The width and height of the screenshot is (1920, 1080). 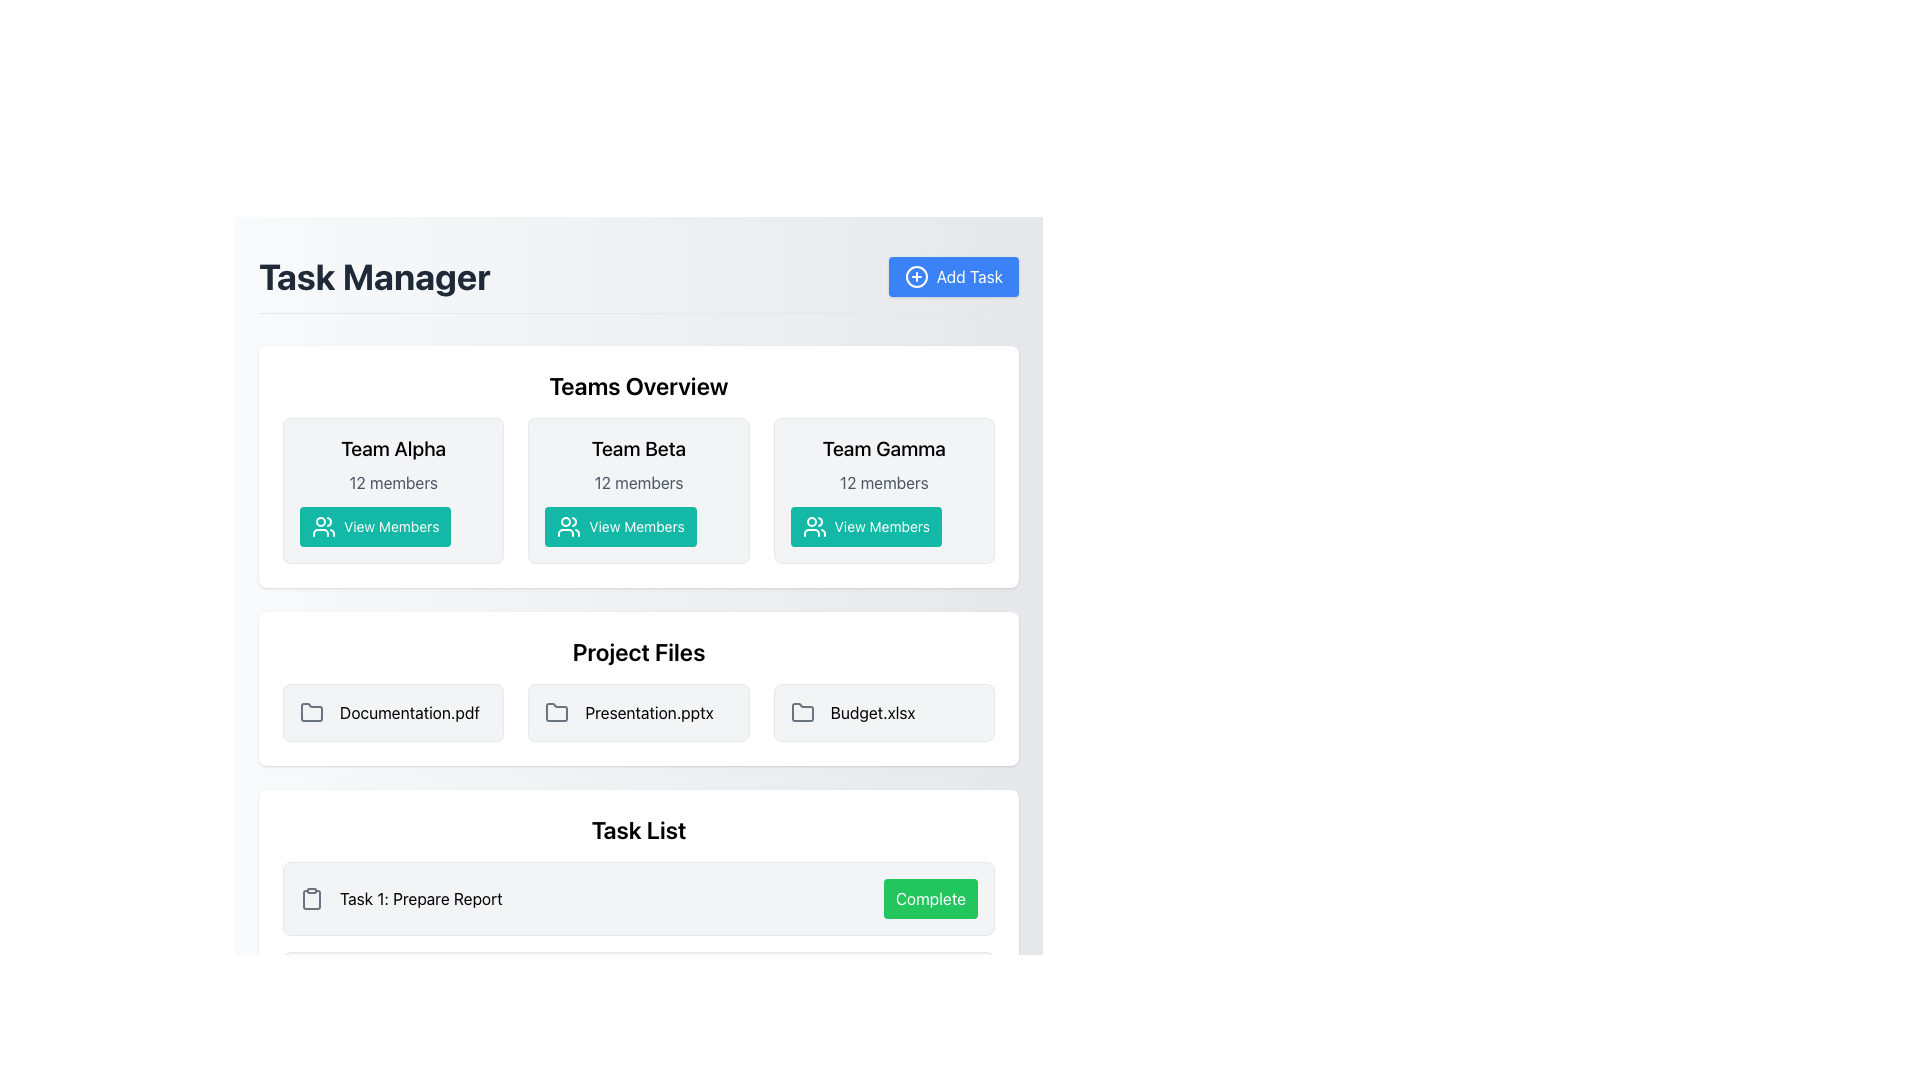 I want to click on the label displaying '12 members' which is located beneath the title 'Team Beta' in the card-style layout, so click(x=637, y=482).